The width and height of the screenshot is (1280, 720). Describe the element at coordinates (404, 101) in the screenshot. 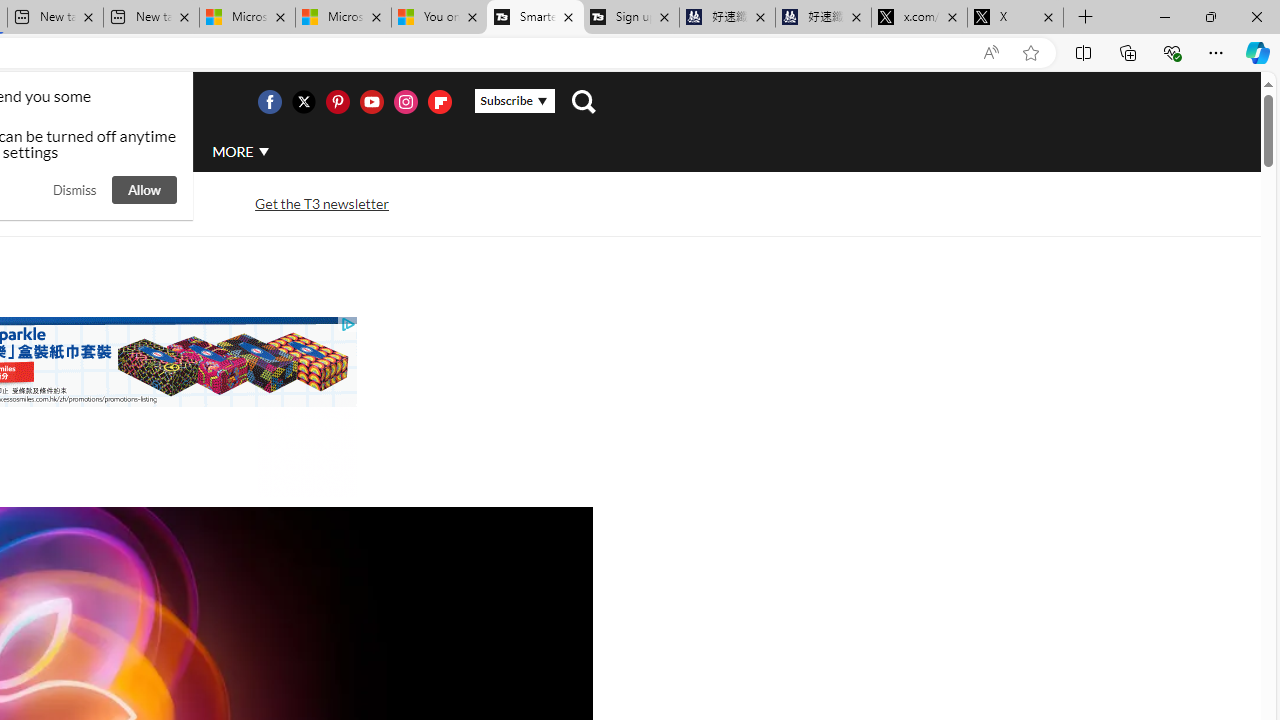

I see `'Visit us on Instagram'` at that location.